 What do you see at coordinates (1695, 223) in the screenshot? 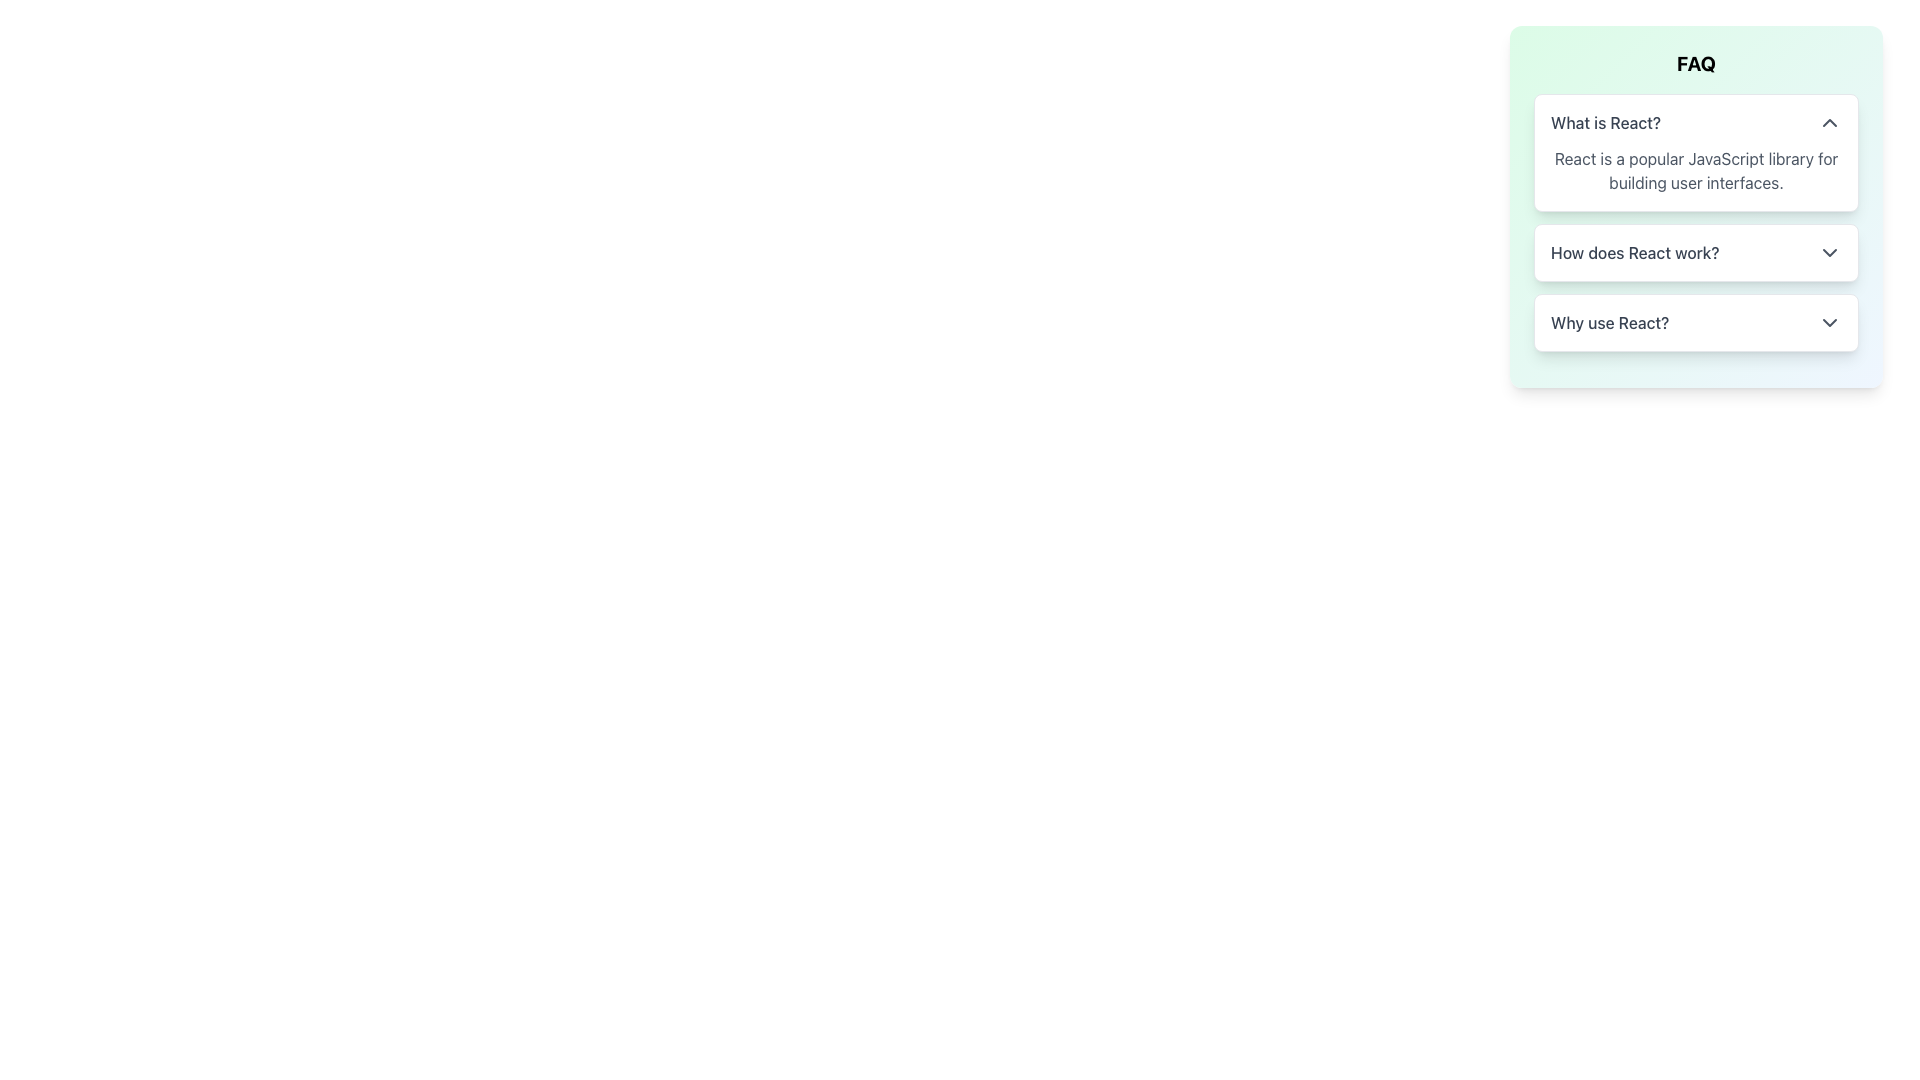
I see `the second FAQ item titled 'How does React work?' in the FAQ section, which has collapsible functionality indicated by a chevron icon` at bounding box center [1695, 223].